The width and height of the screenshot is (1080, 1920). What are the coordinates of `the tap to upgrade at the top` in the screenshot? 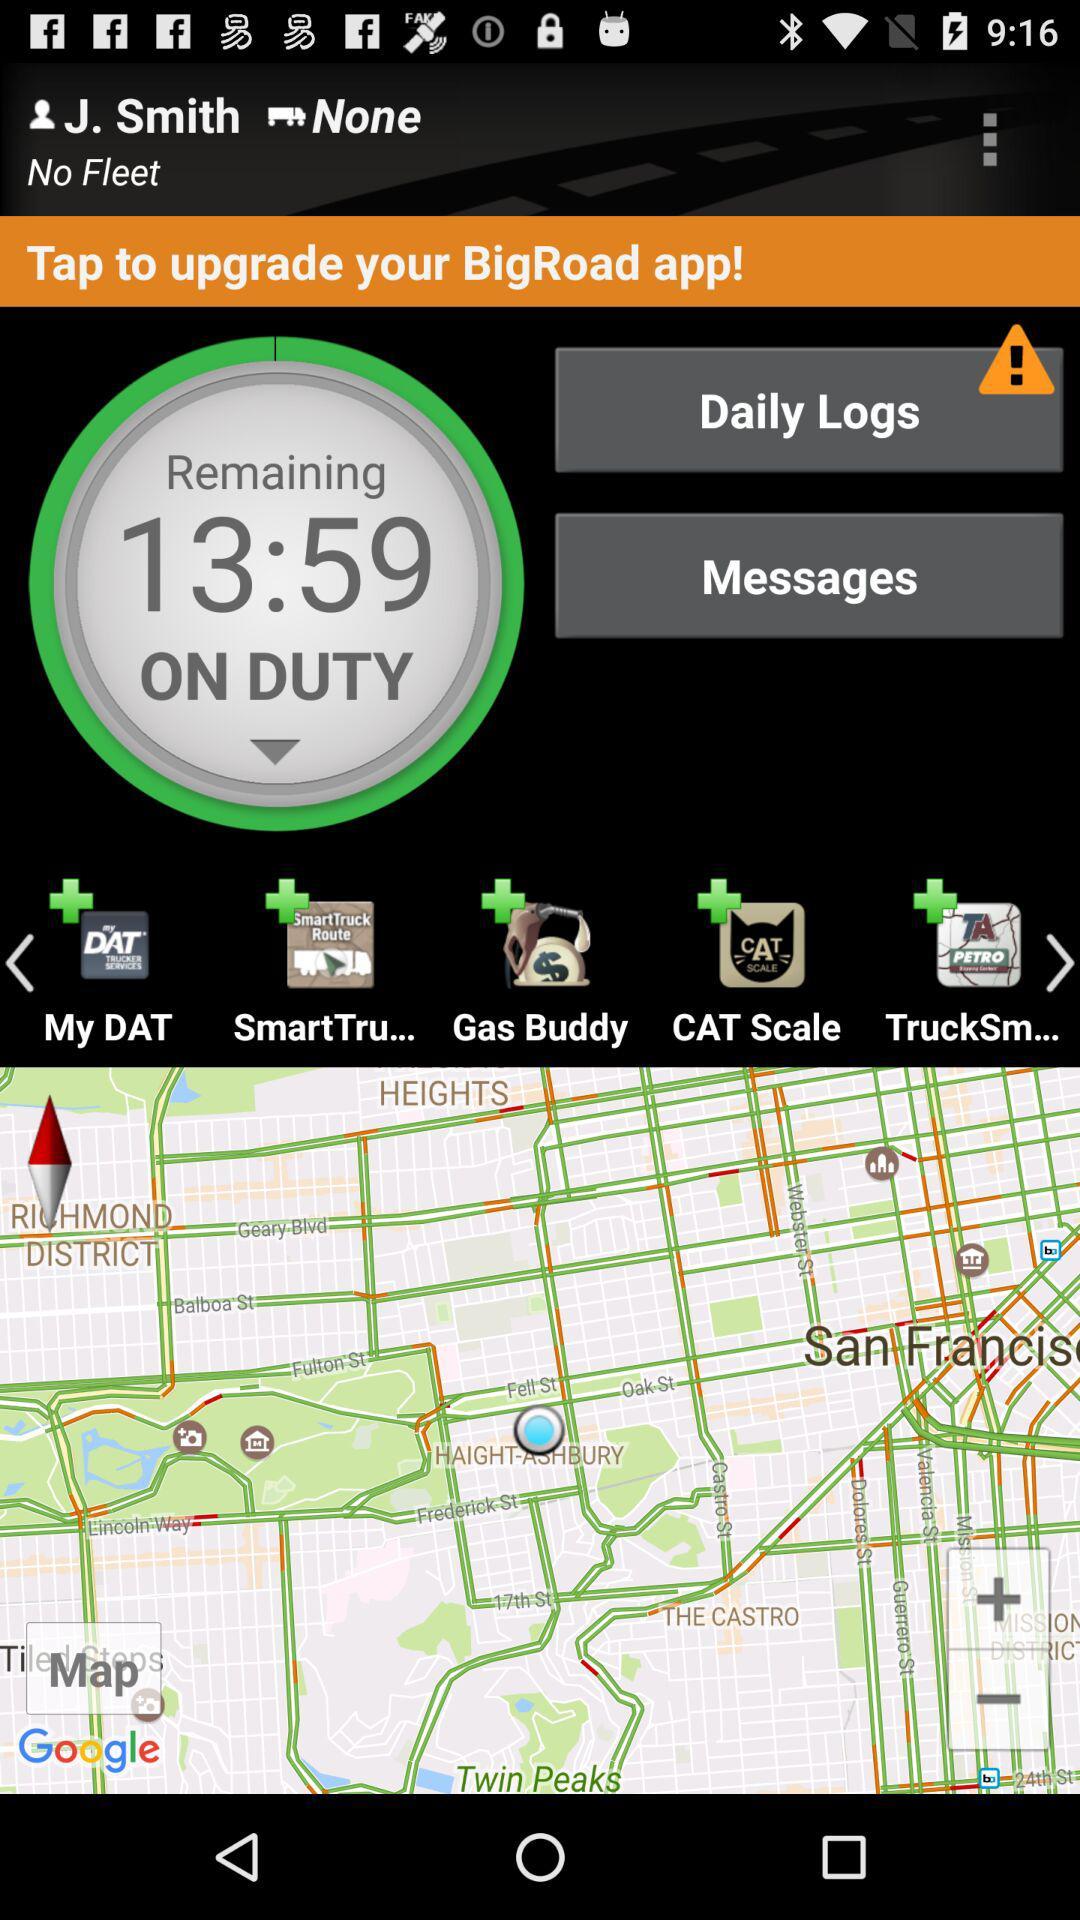 It's located at (540, 260).